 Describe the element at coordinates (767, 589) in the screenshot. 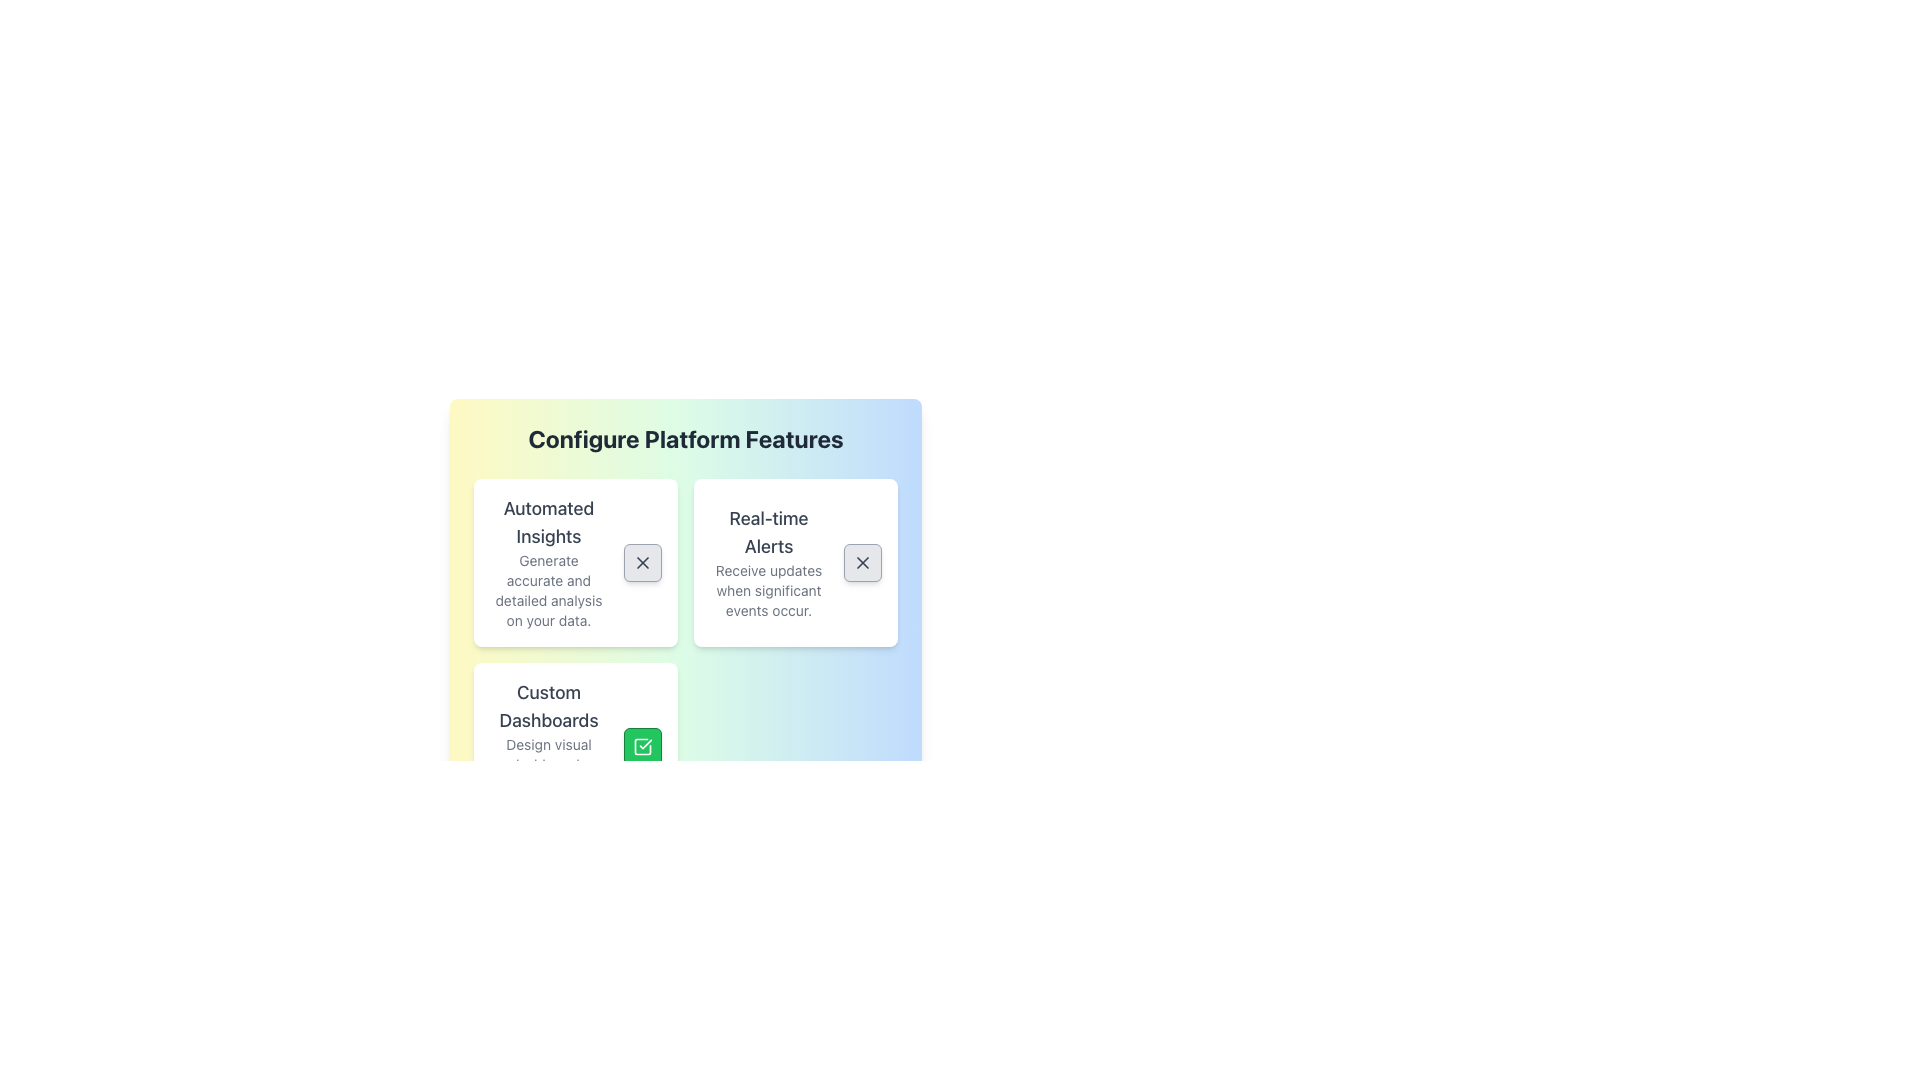

I see `the Static Text providing supplementary information about the 'Real-time Alerts' feature, which is positioned beneath the heading 'Real-time Alerts'` at that location.